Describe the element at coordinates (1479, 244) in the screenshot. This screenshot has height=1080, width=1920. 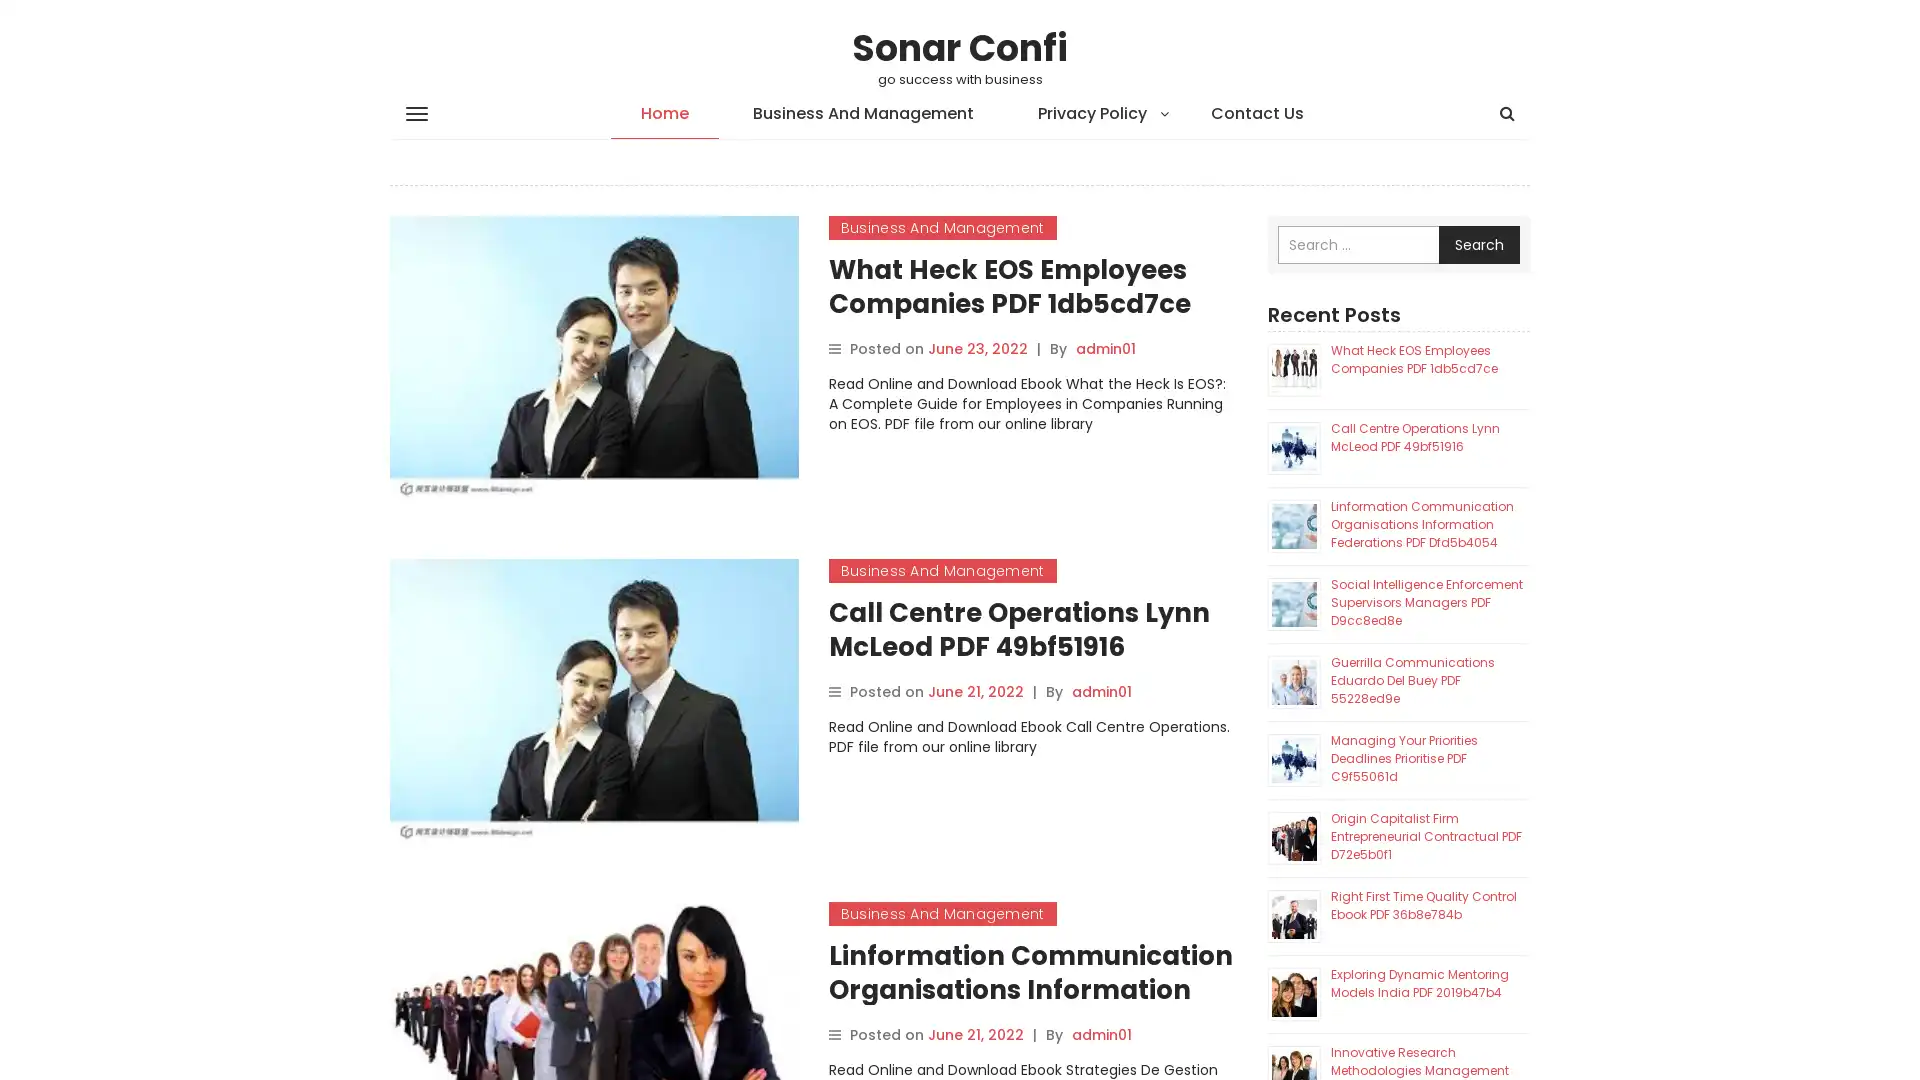
I see `Search` at that location.